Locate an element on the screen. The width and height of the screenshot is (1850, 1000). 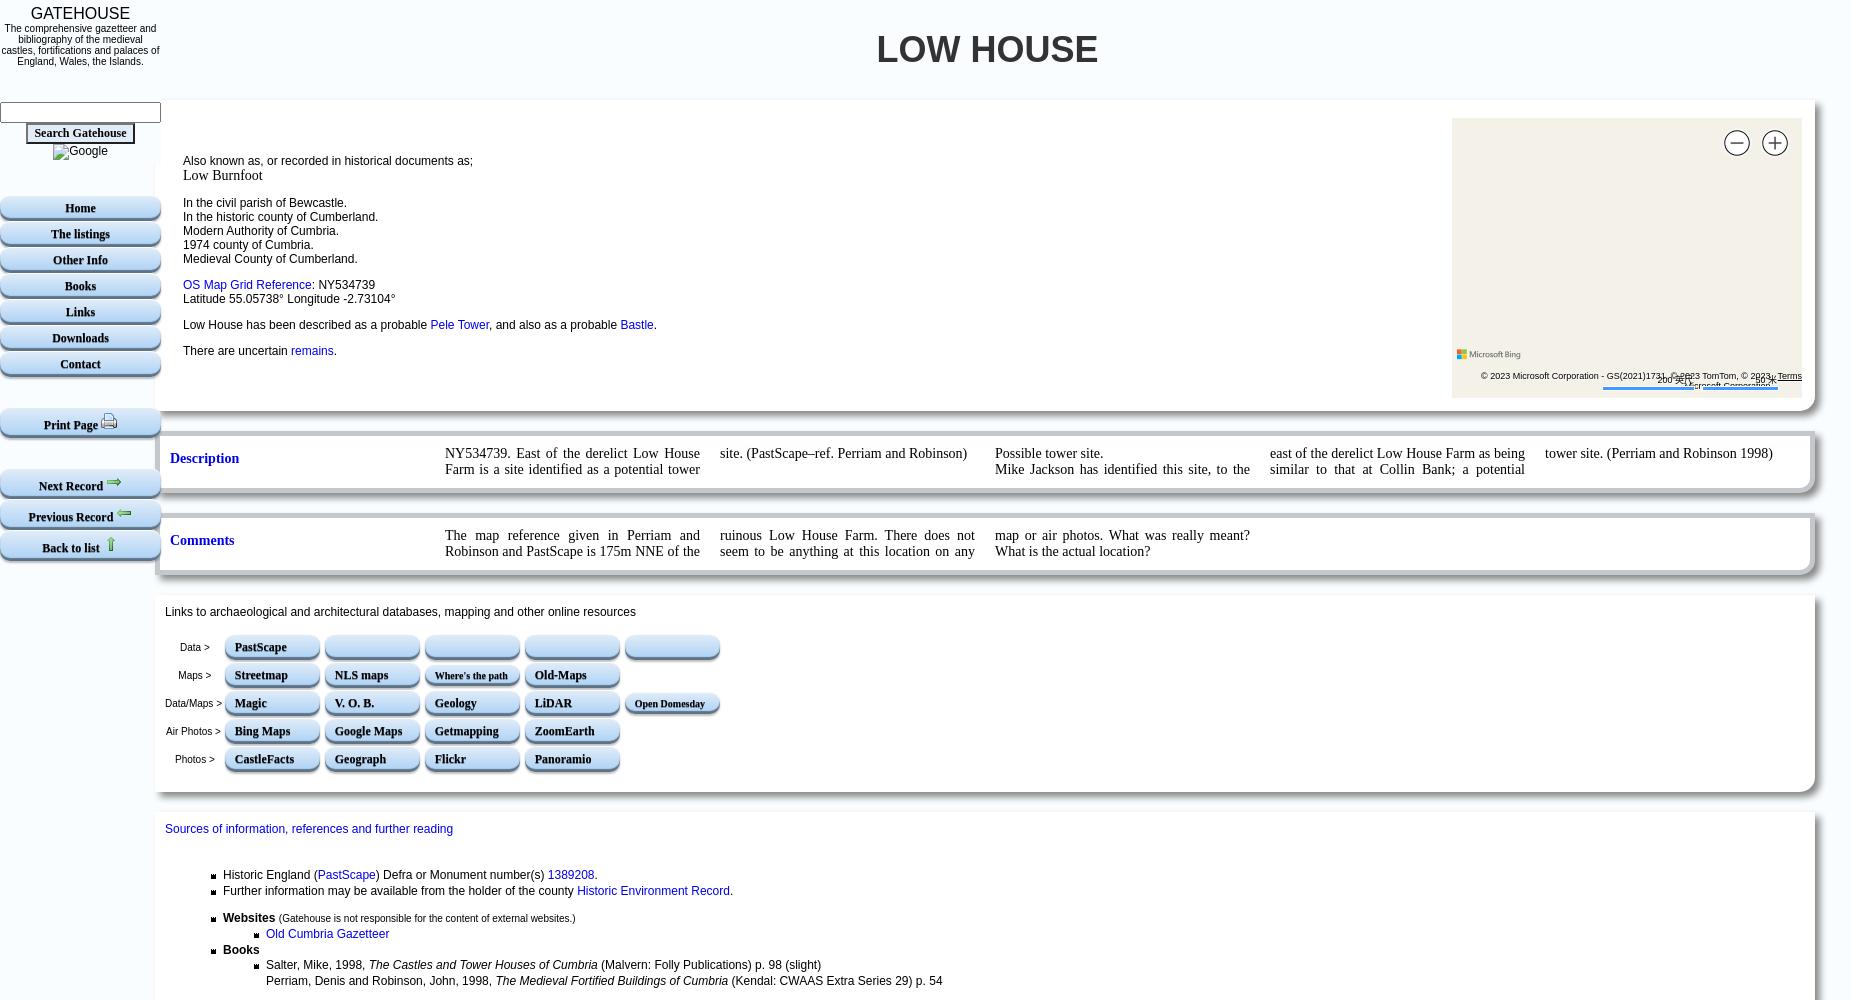
'Getmapping' is located at coordinates (466, 730).